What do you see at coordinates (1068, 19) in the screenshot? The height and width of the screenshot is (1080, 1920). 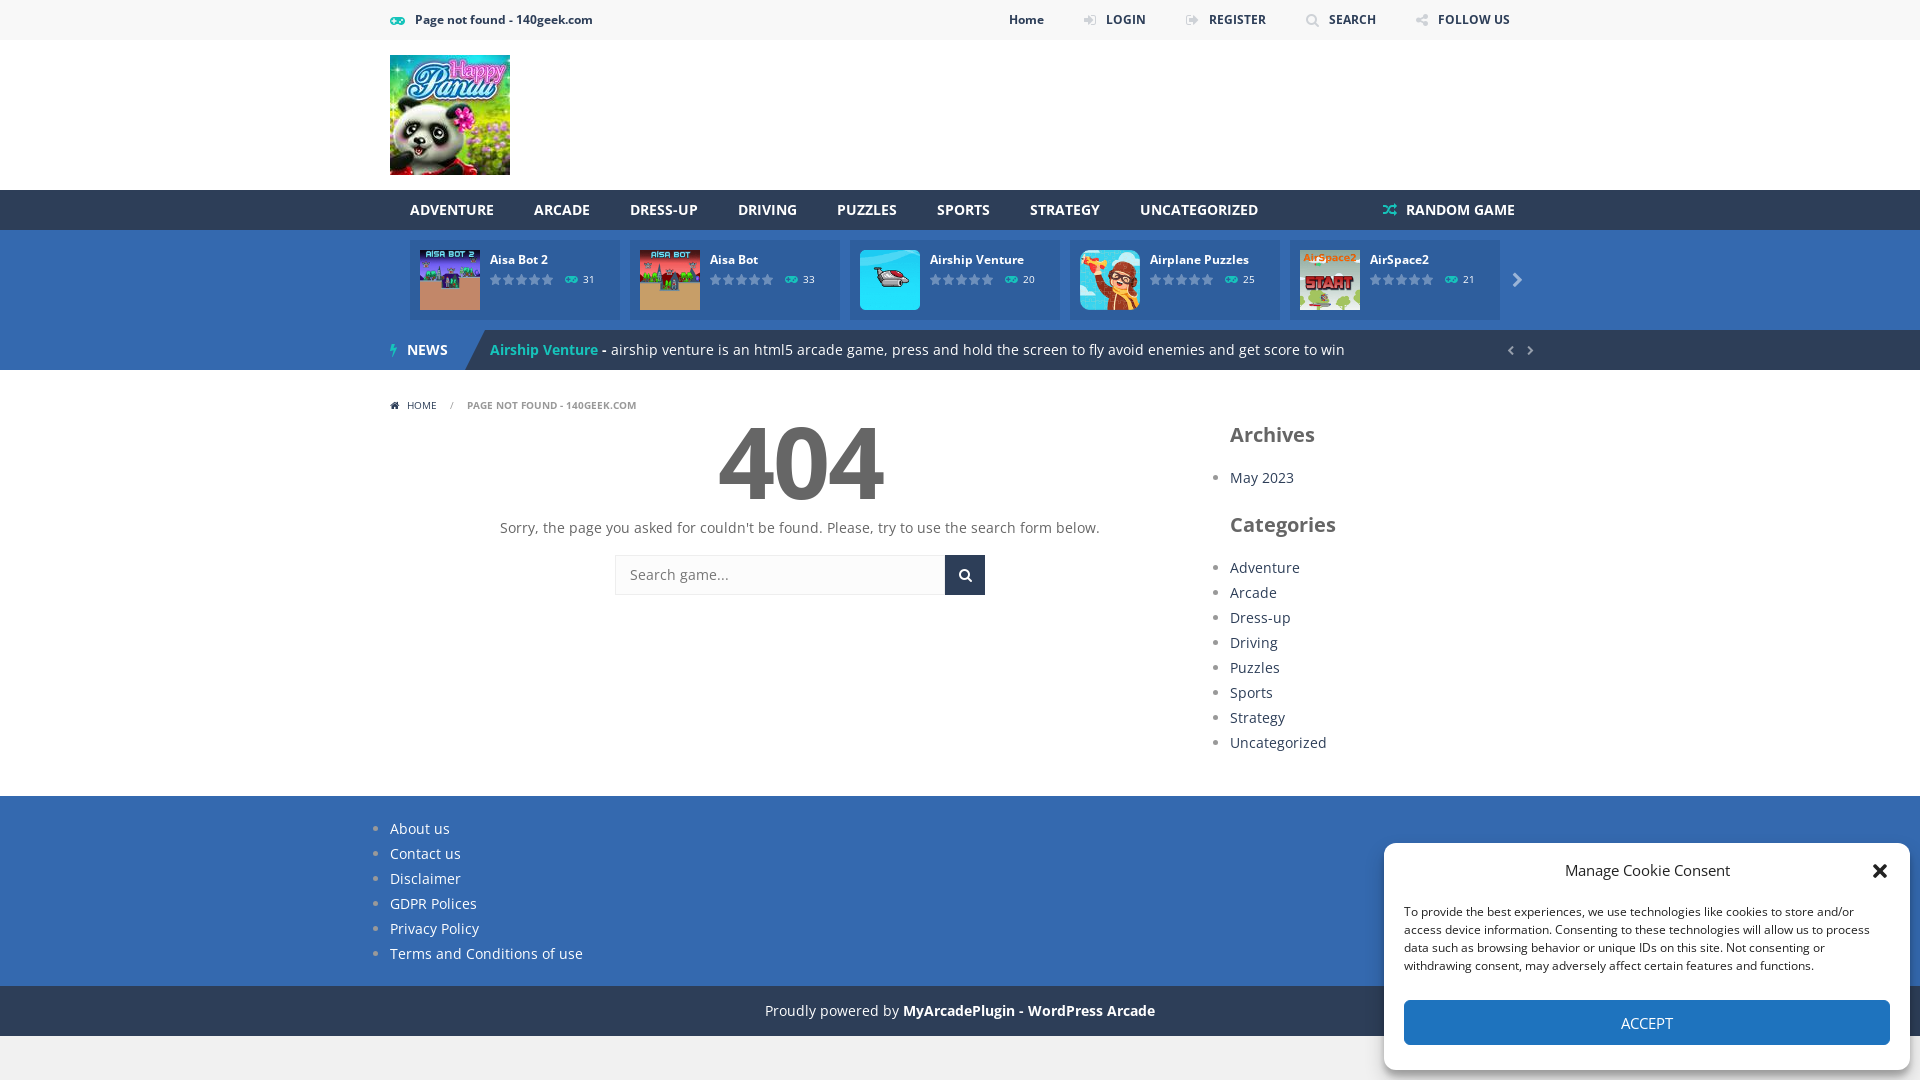 I see `'LOGIN'` at bounding box center [1068, 19].